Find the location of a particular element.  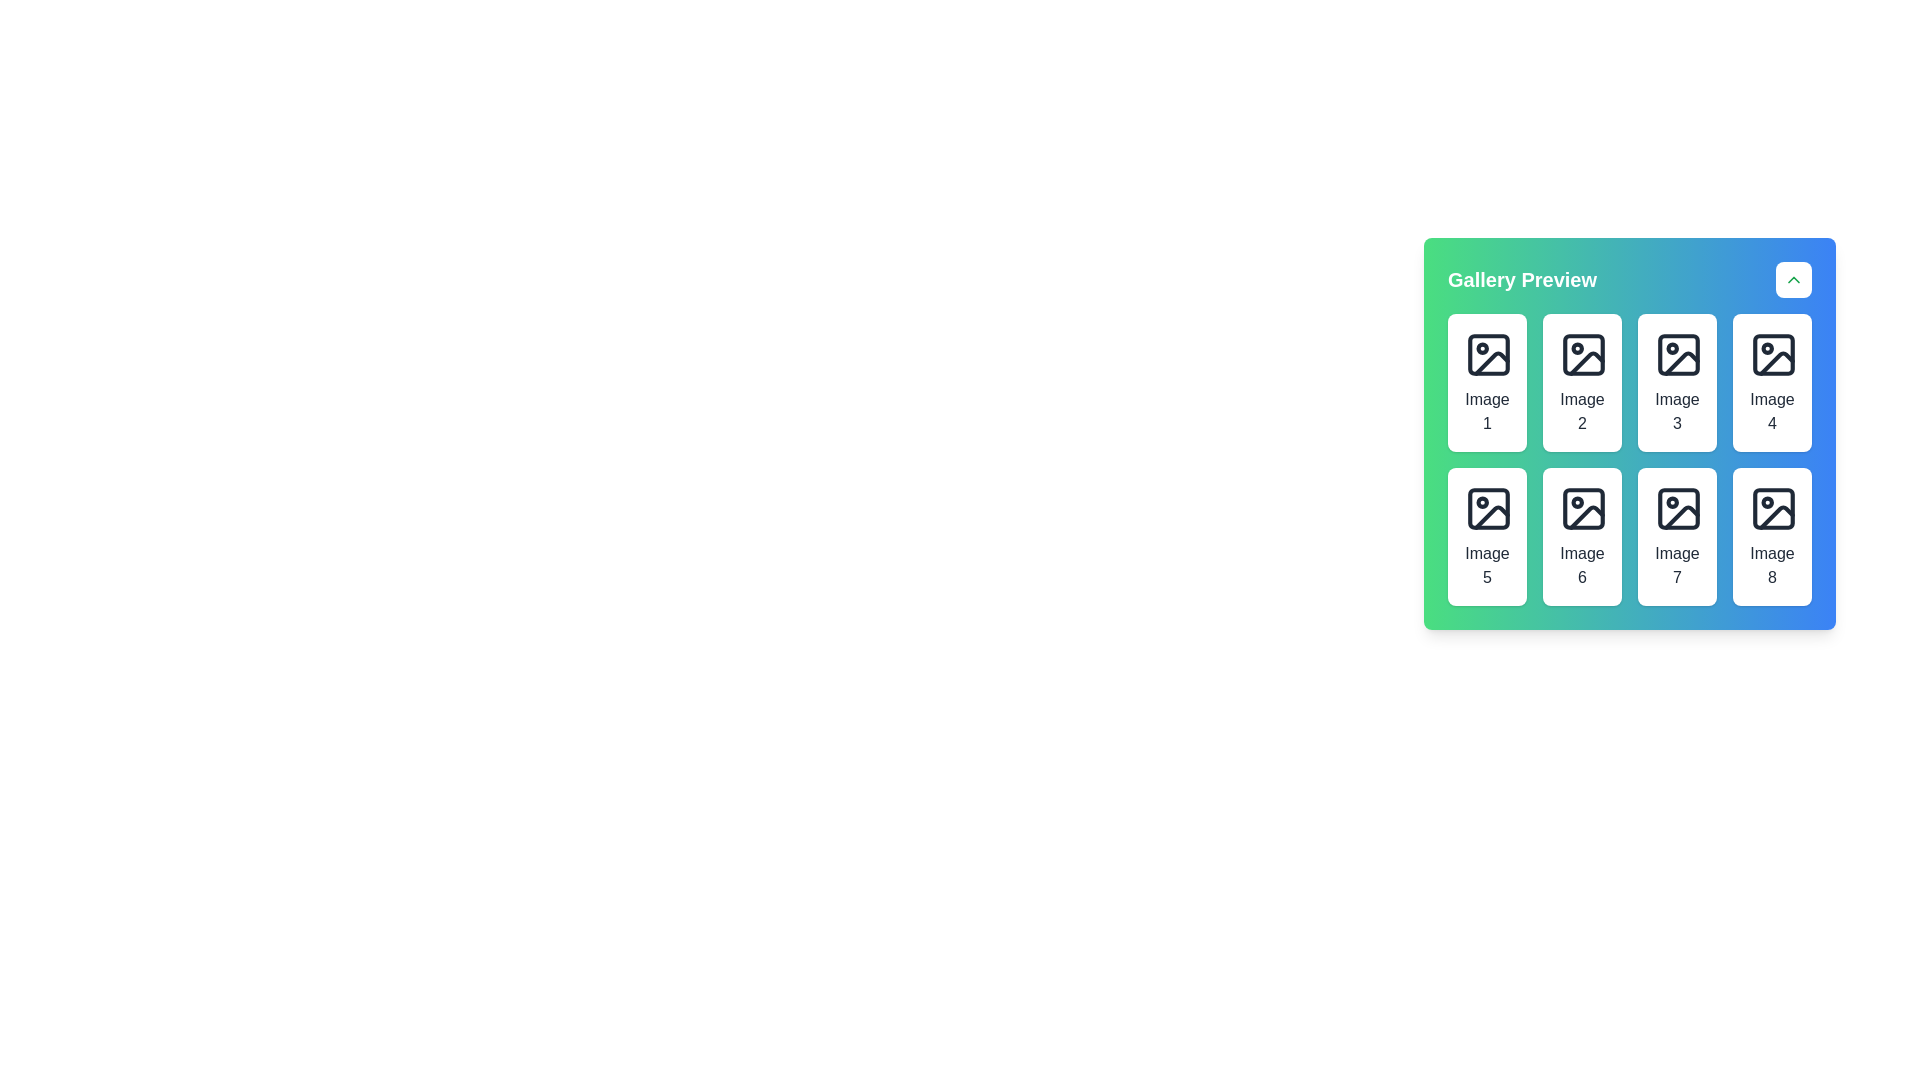

the white rectangular Image card labeled 'Image 7' located in the bottom-right position of the grid is located at coordinates (1677, 535).